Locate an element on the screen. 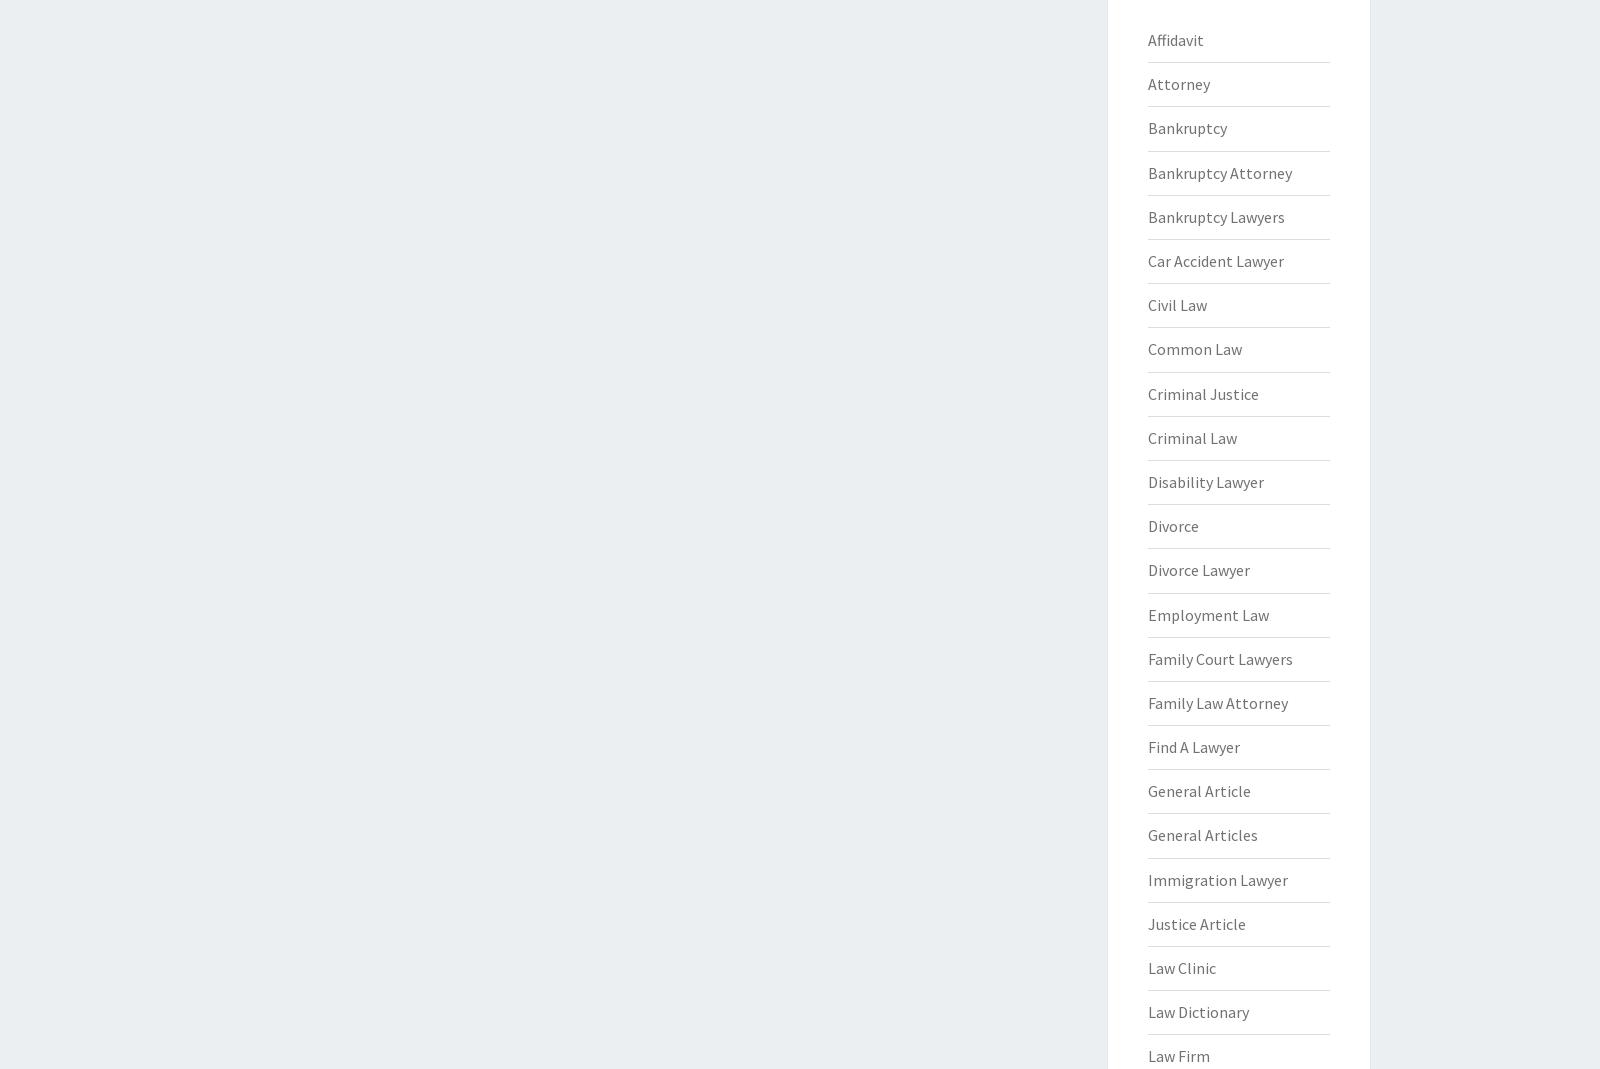  'Common Law' is located at coordinates (1147, 349).